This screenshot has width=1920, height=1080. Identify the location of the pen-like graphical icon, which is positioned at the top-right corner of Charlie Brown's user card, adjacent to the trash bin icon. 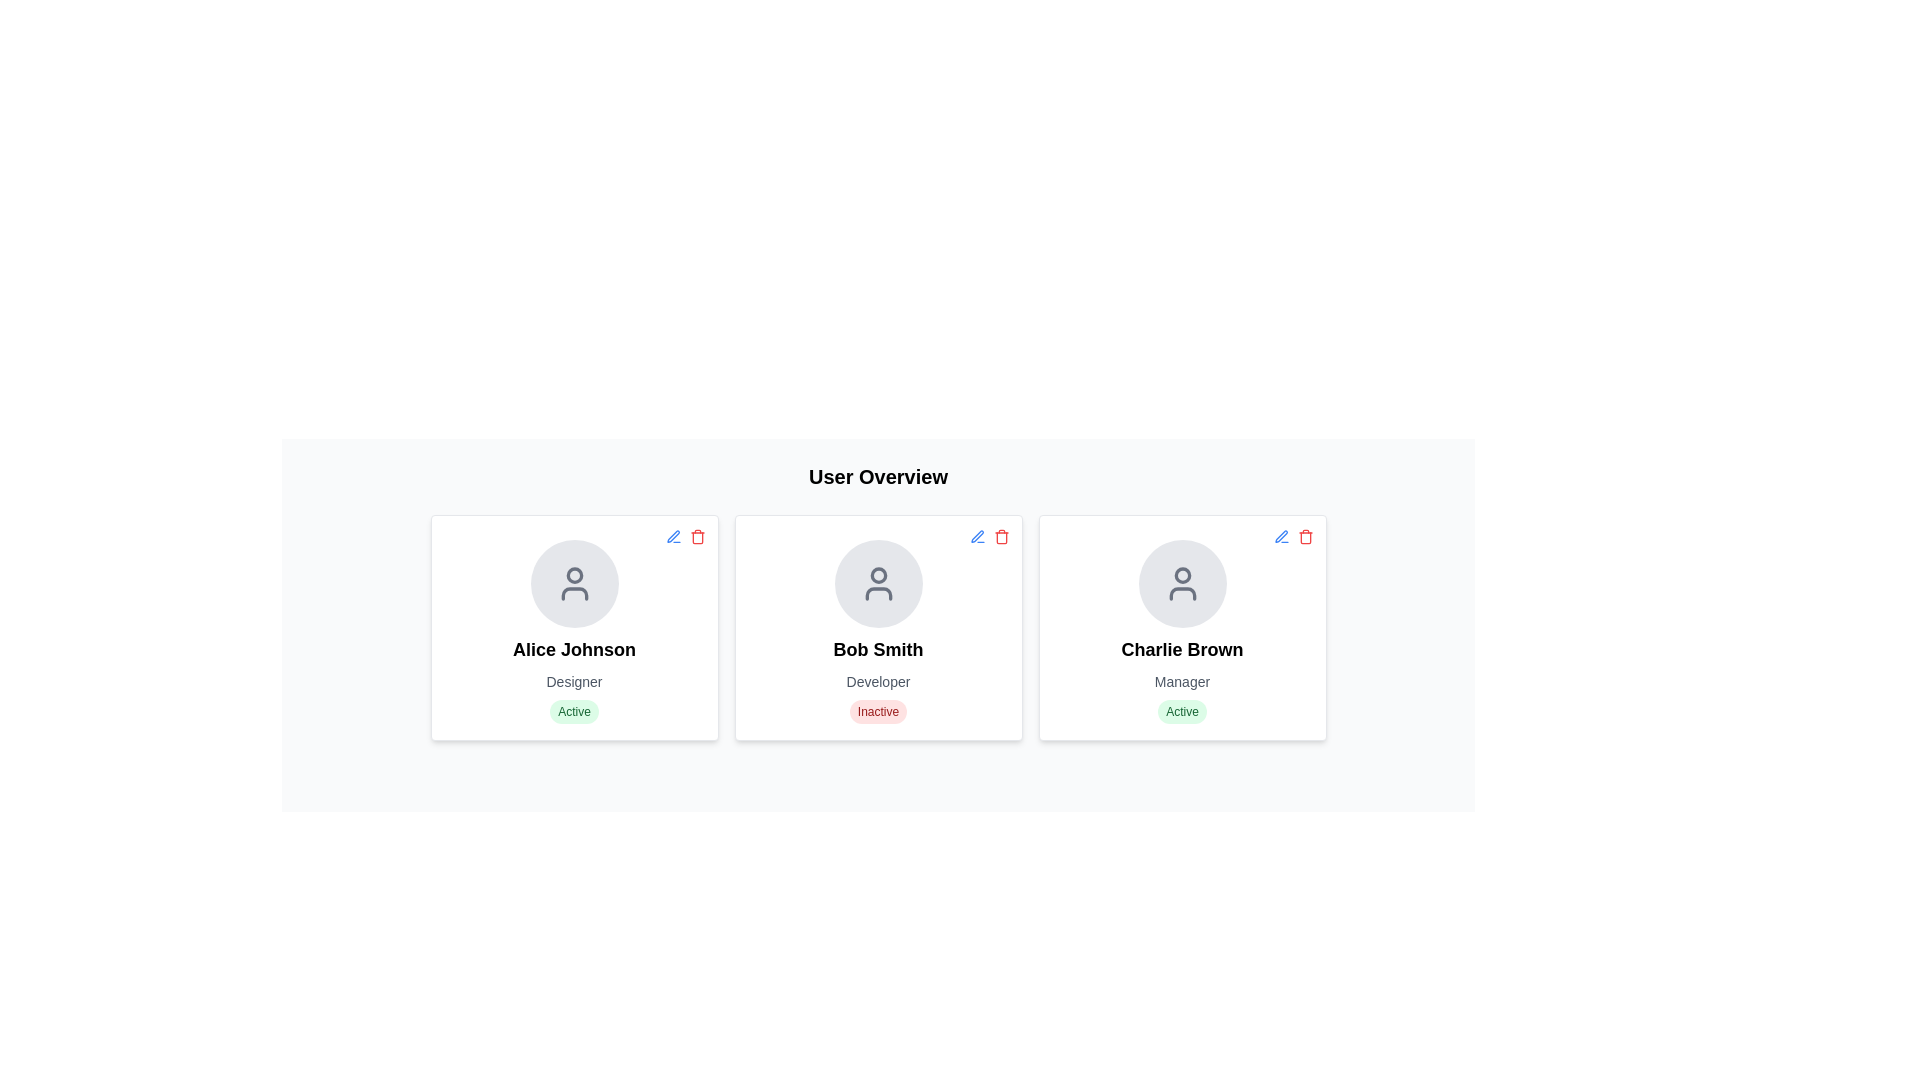
(1281, 535).